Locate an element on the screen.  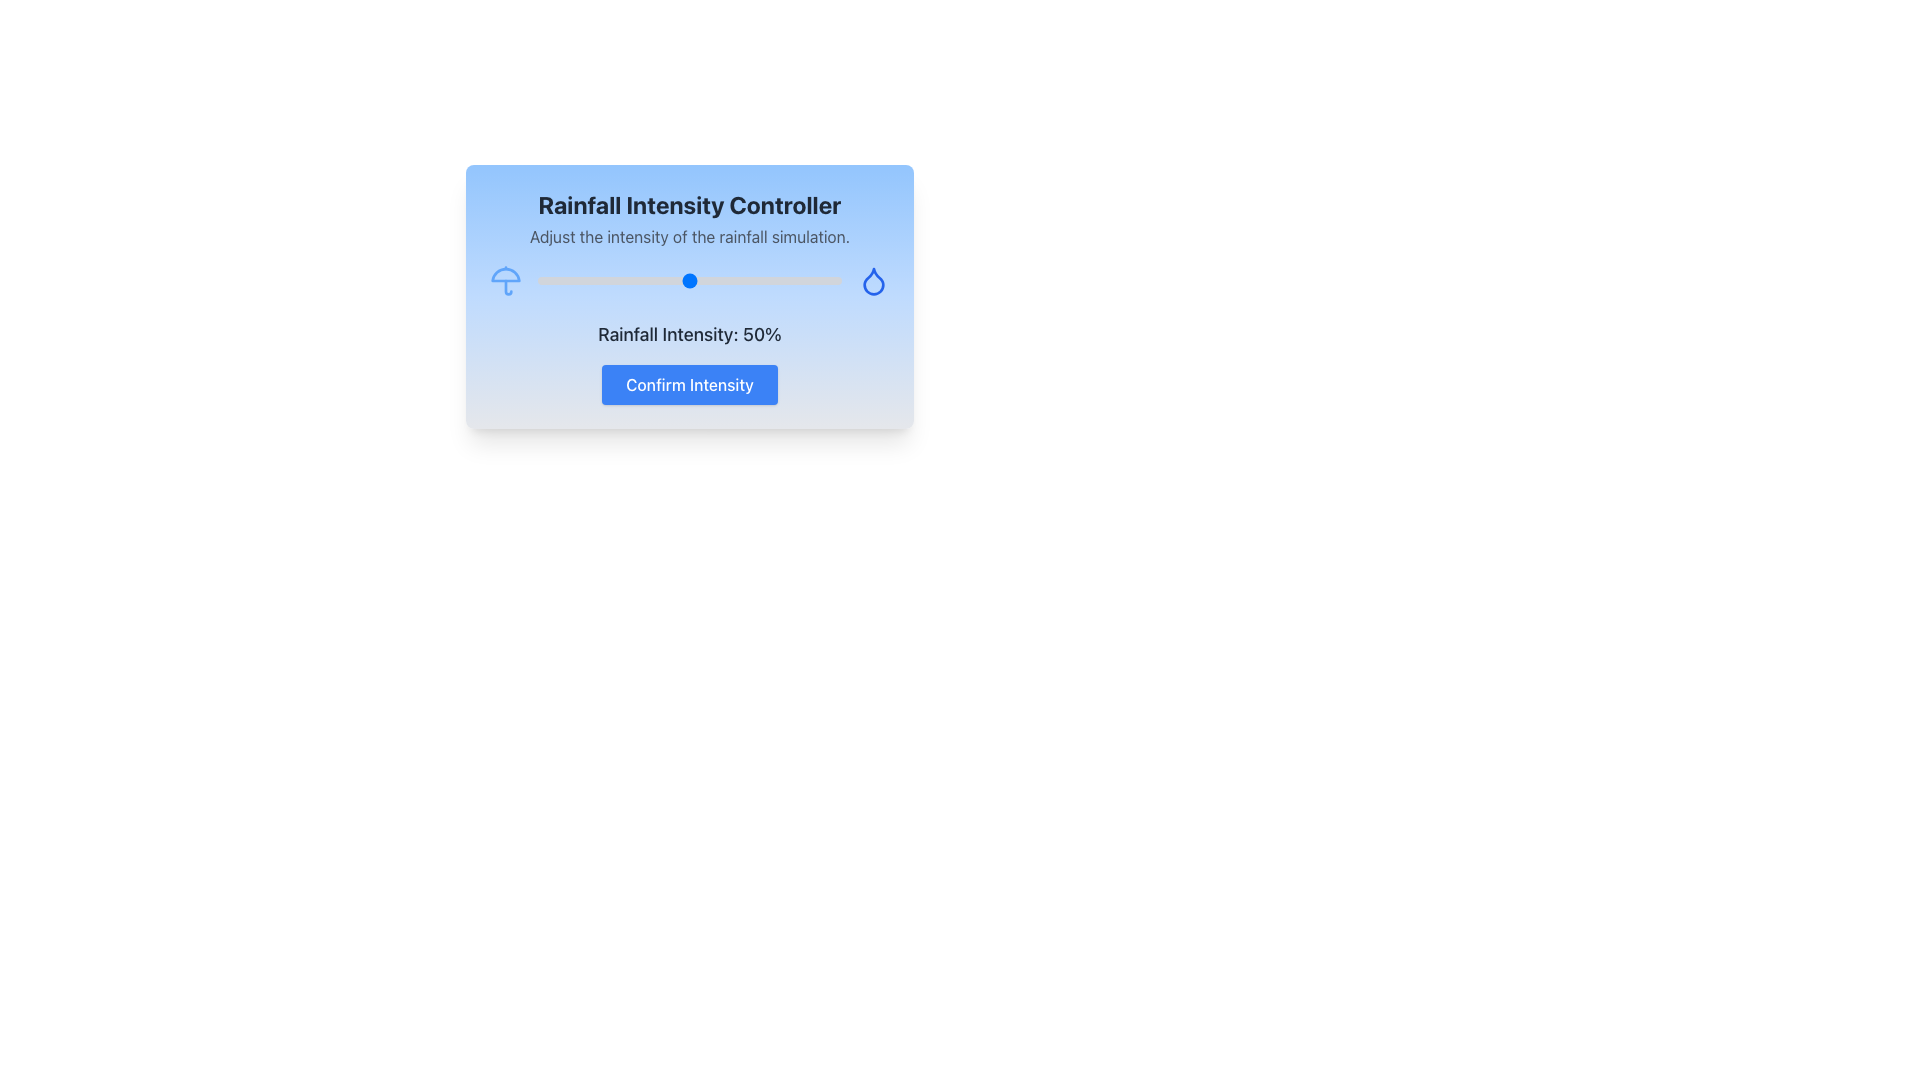
the rainfall intensity is located at coordinates (662, 281).